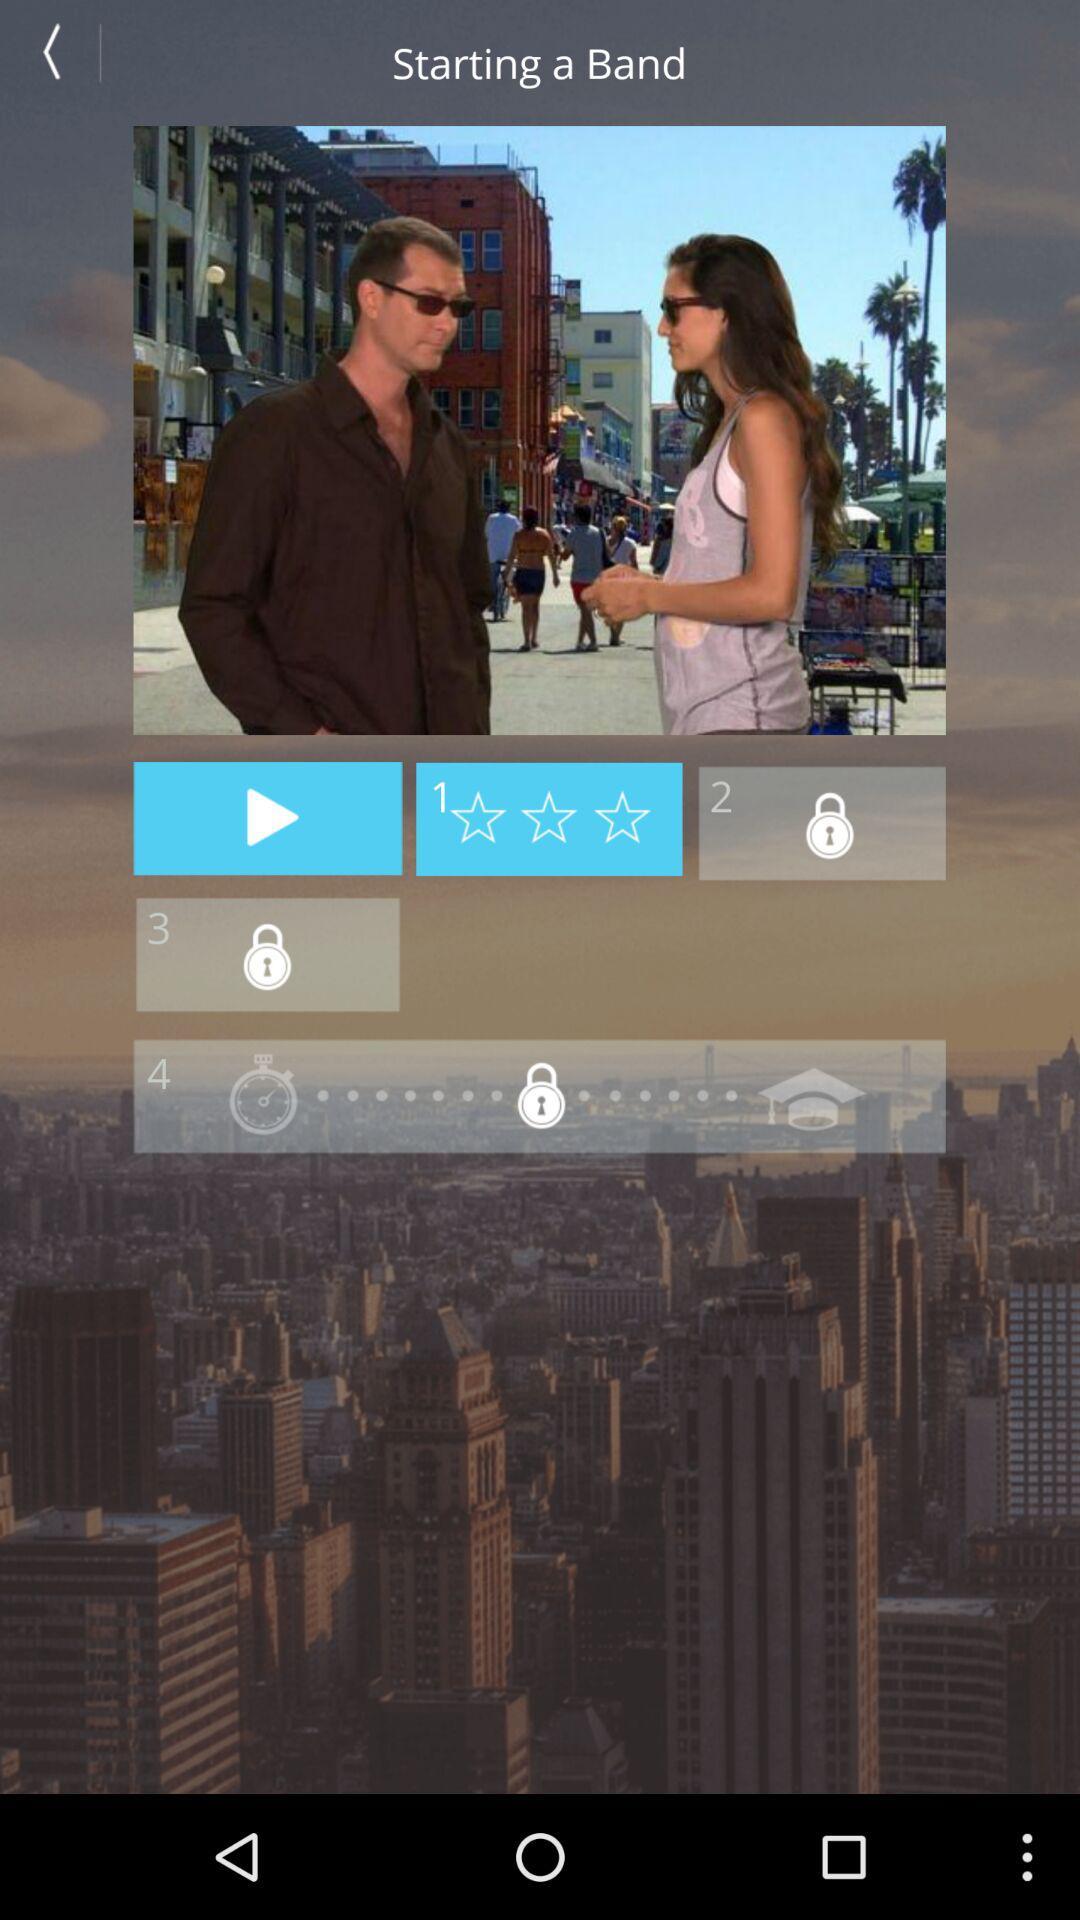 This screenshot has width=1080, height=1920. Describe the element at coordinates (267, 818) in the screenshot. I see `button` at that location.